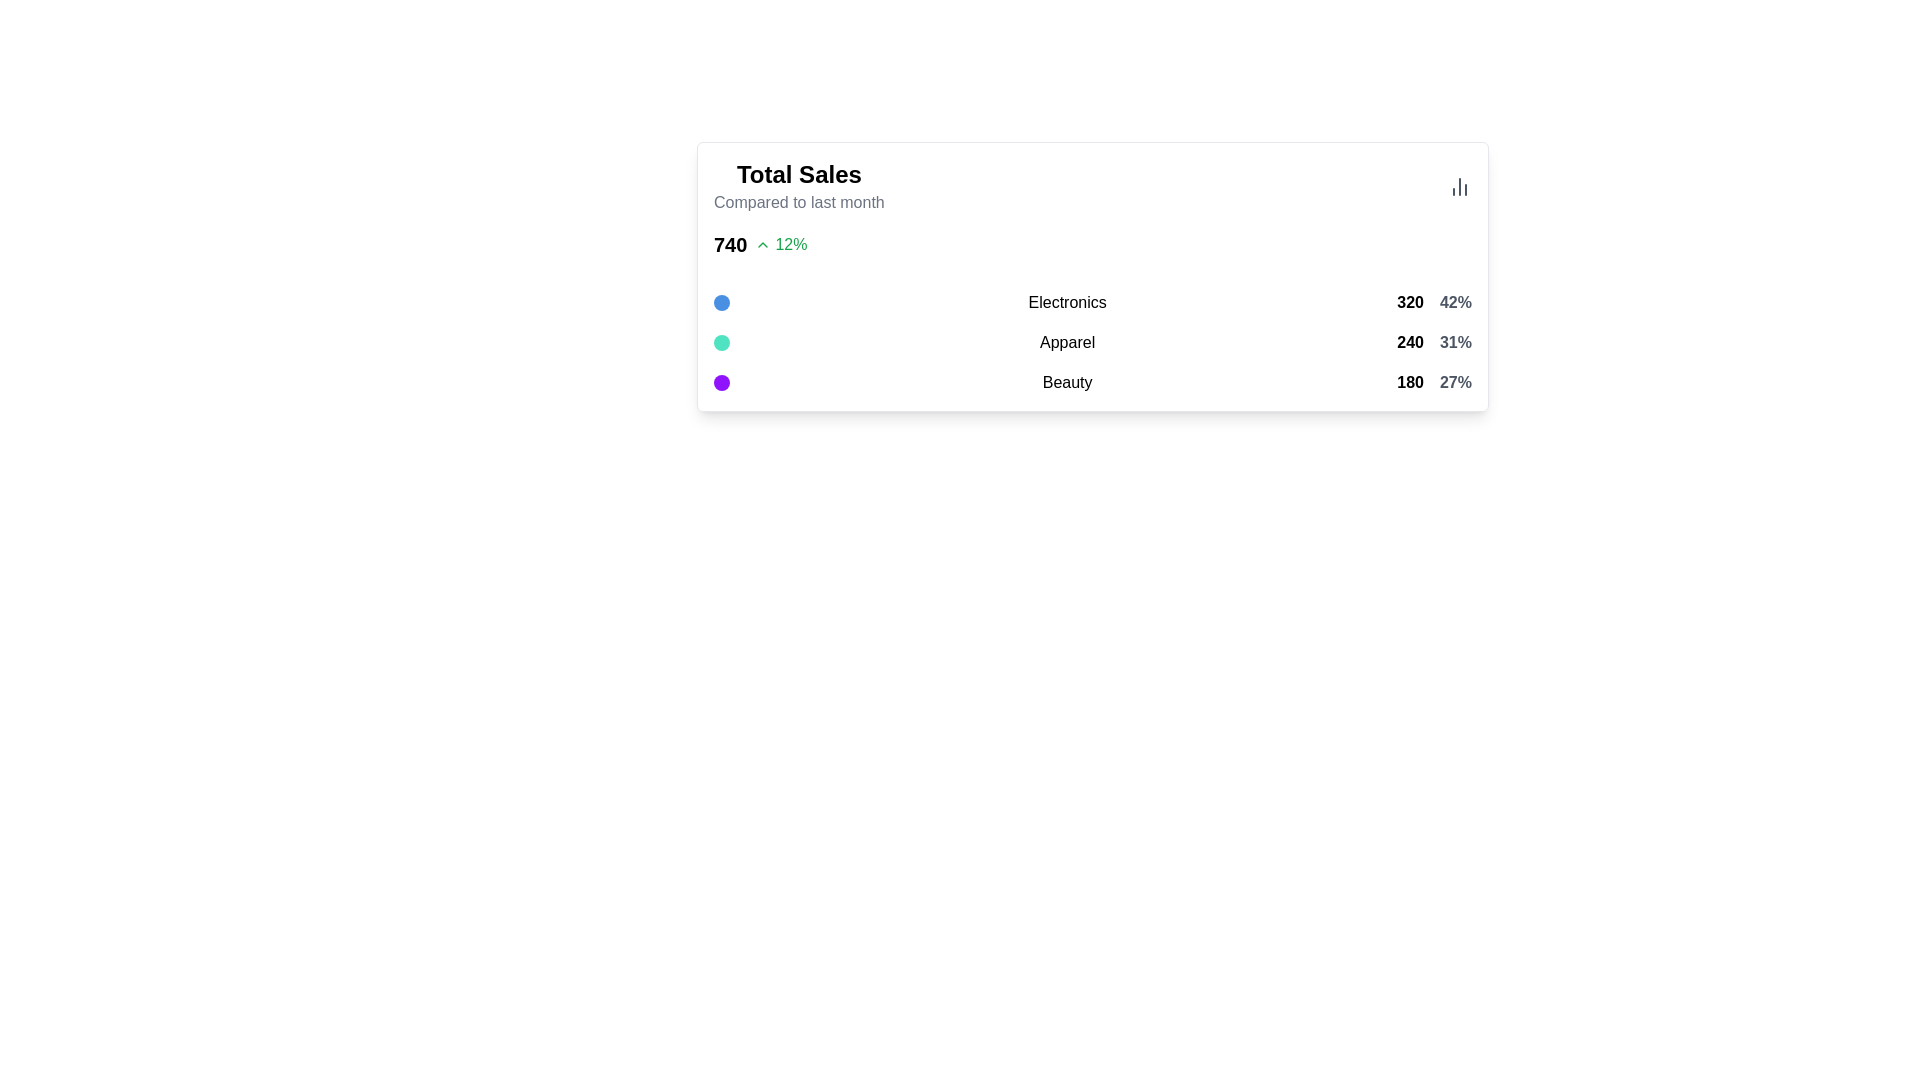 The image size is (1920, 1080). What do you see at coordinates (1409, 342) in the screenshot?
I see `numerical value associated with the 'Apparel' category, located in the second row of a list, positioned between the 'Apparel' label and the '31%' percentage indicator` at bounding box center [1409, 342].